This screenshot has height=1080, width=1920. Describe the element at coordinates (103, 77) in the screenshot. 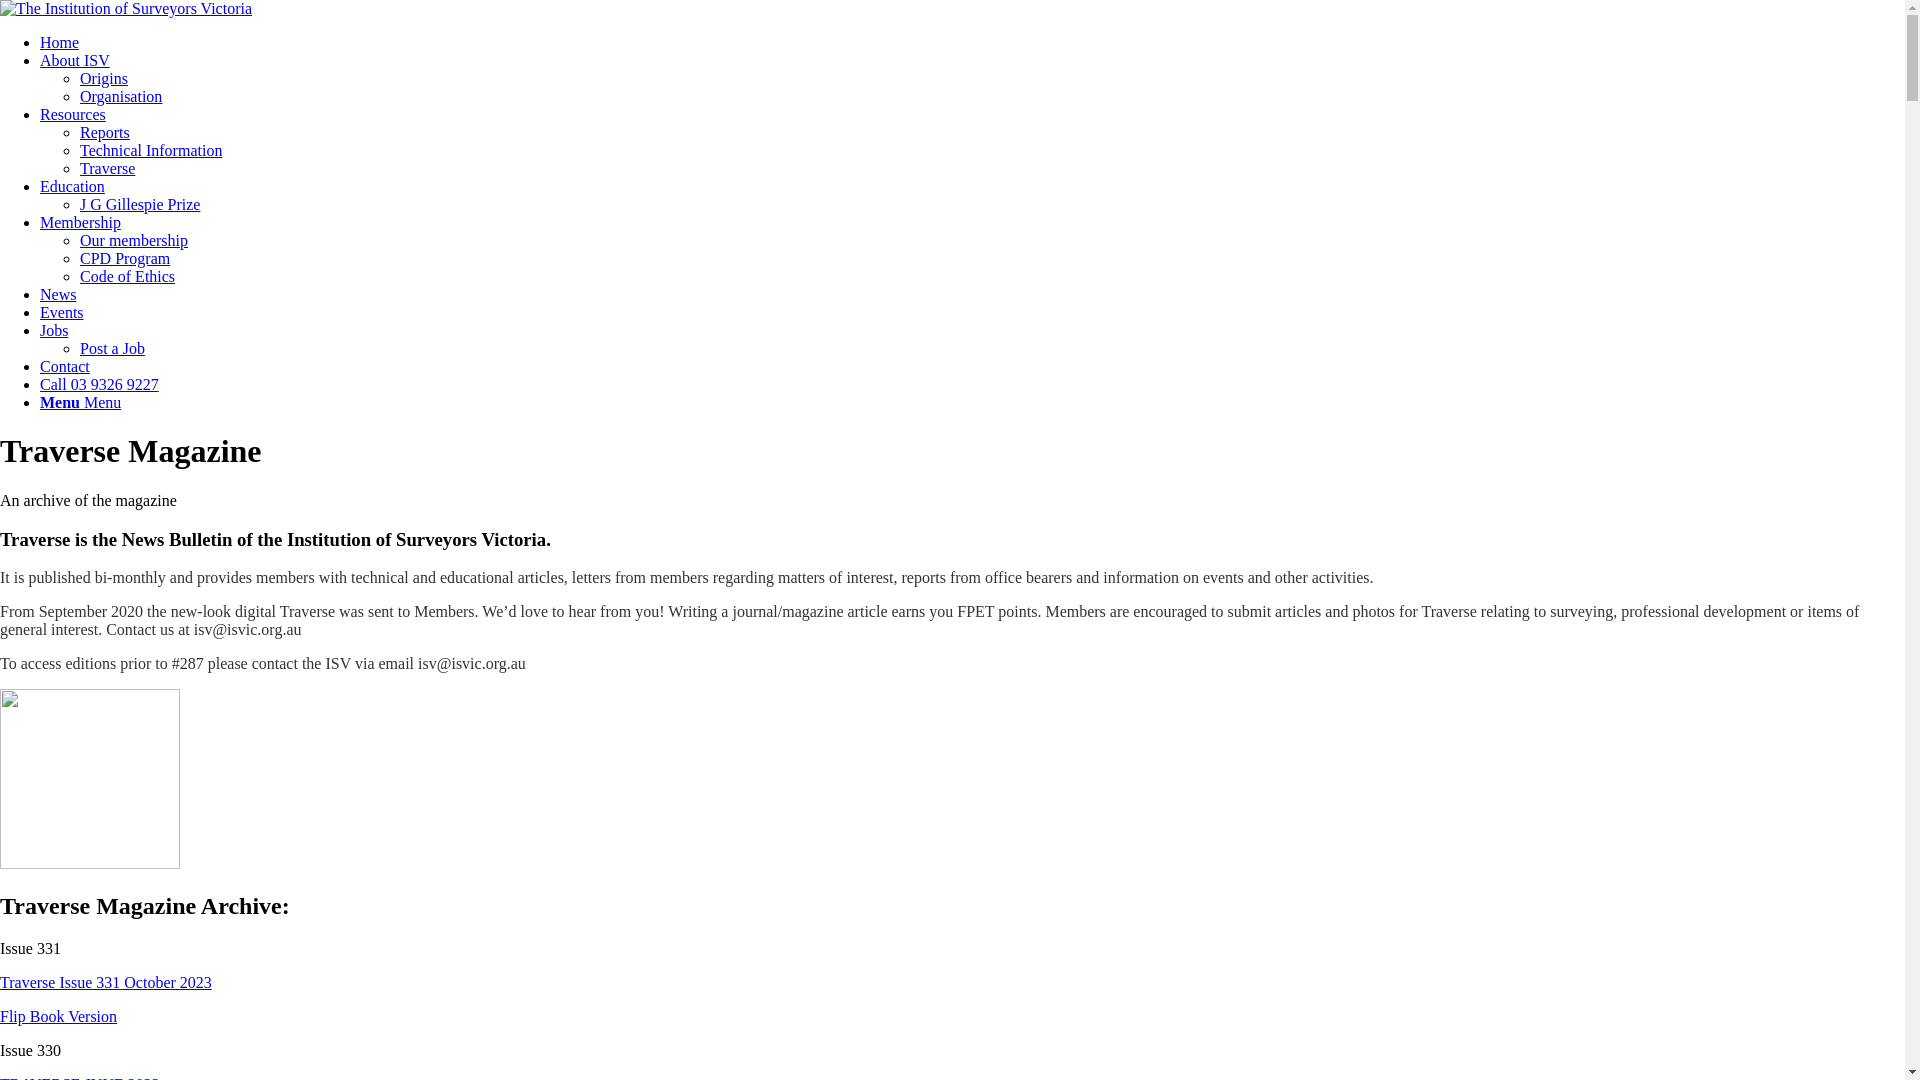

I see `'Origins'` at that location.